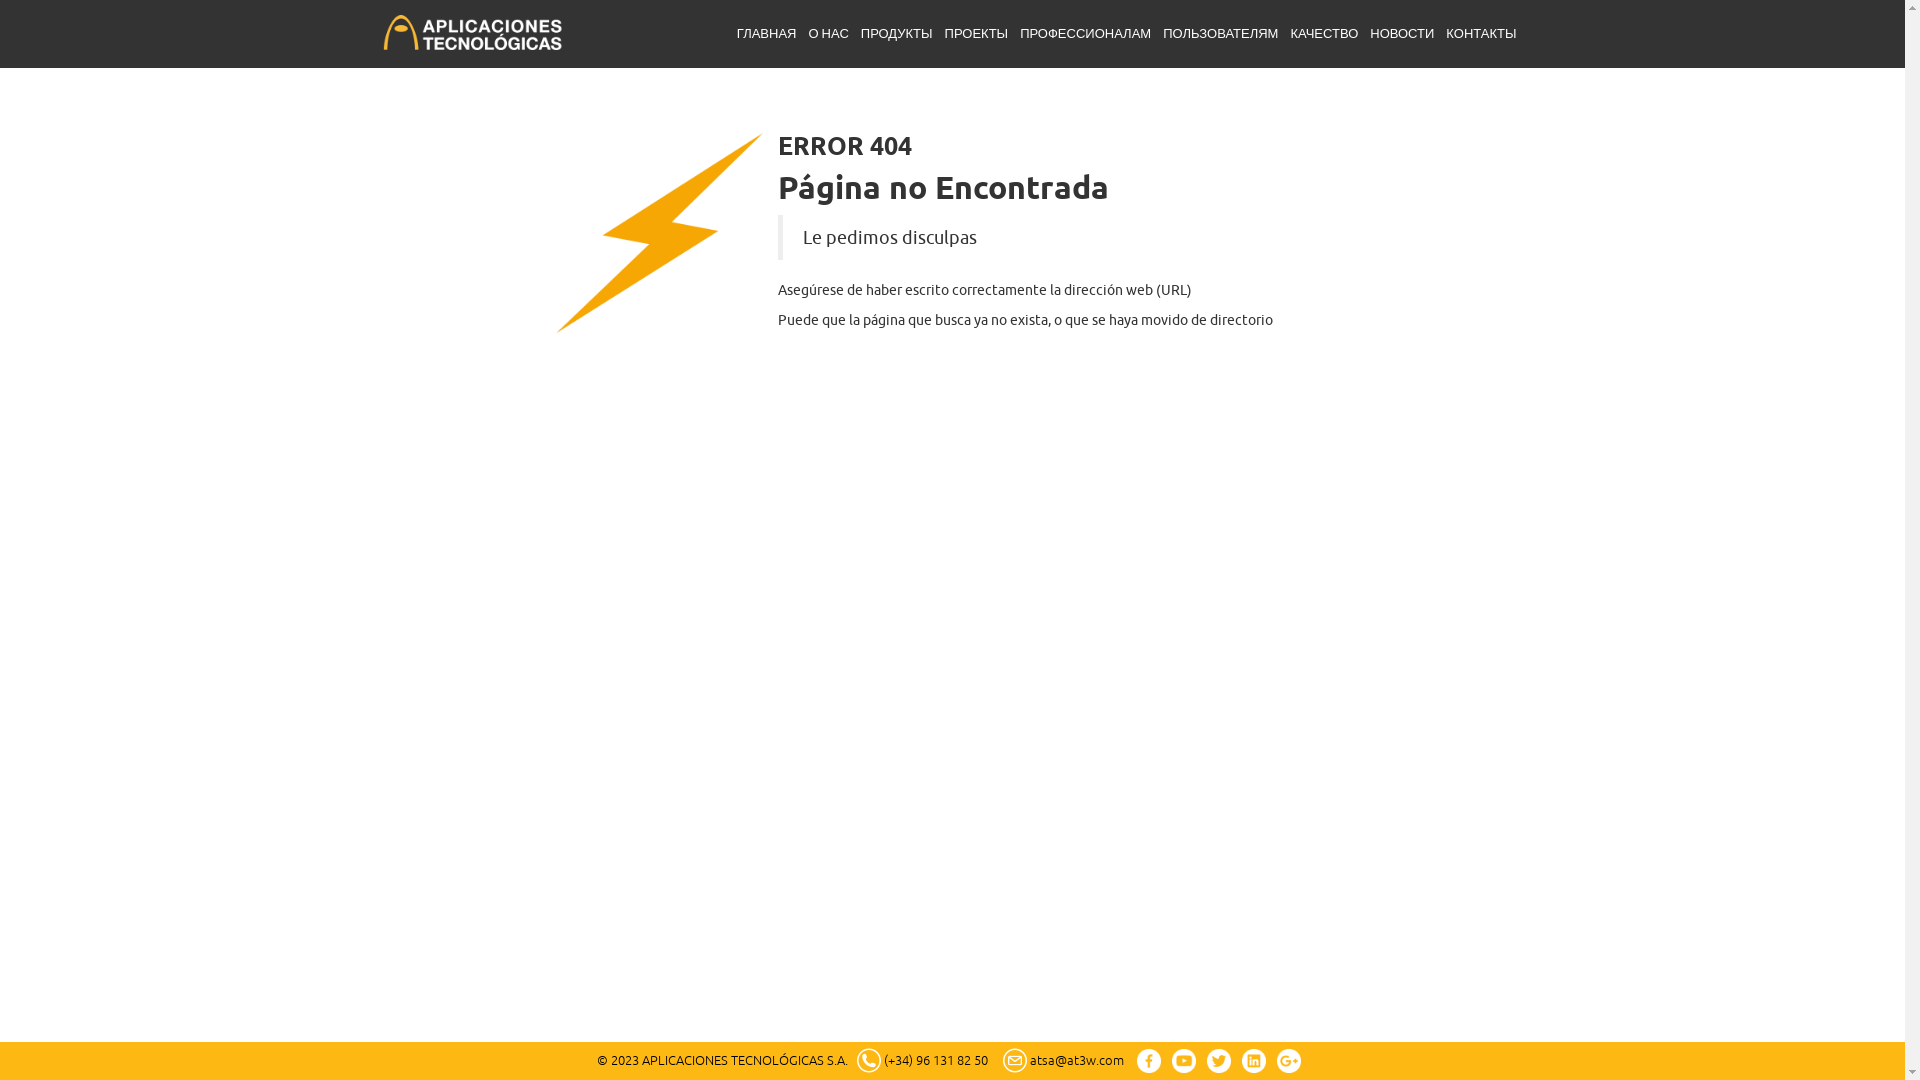 The height and width of the screenshot is (1080, 1920). Describe the element at coordinates (1148, 1059) in the screenshot. I see `'Facebook'` at that location.